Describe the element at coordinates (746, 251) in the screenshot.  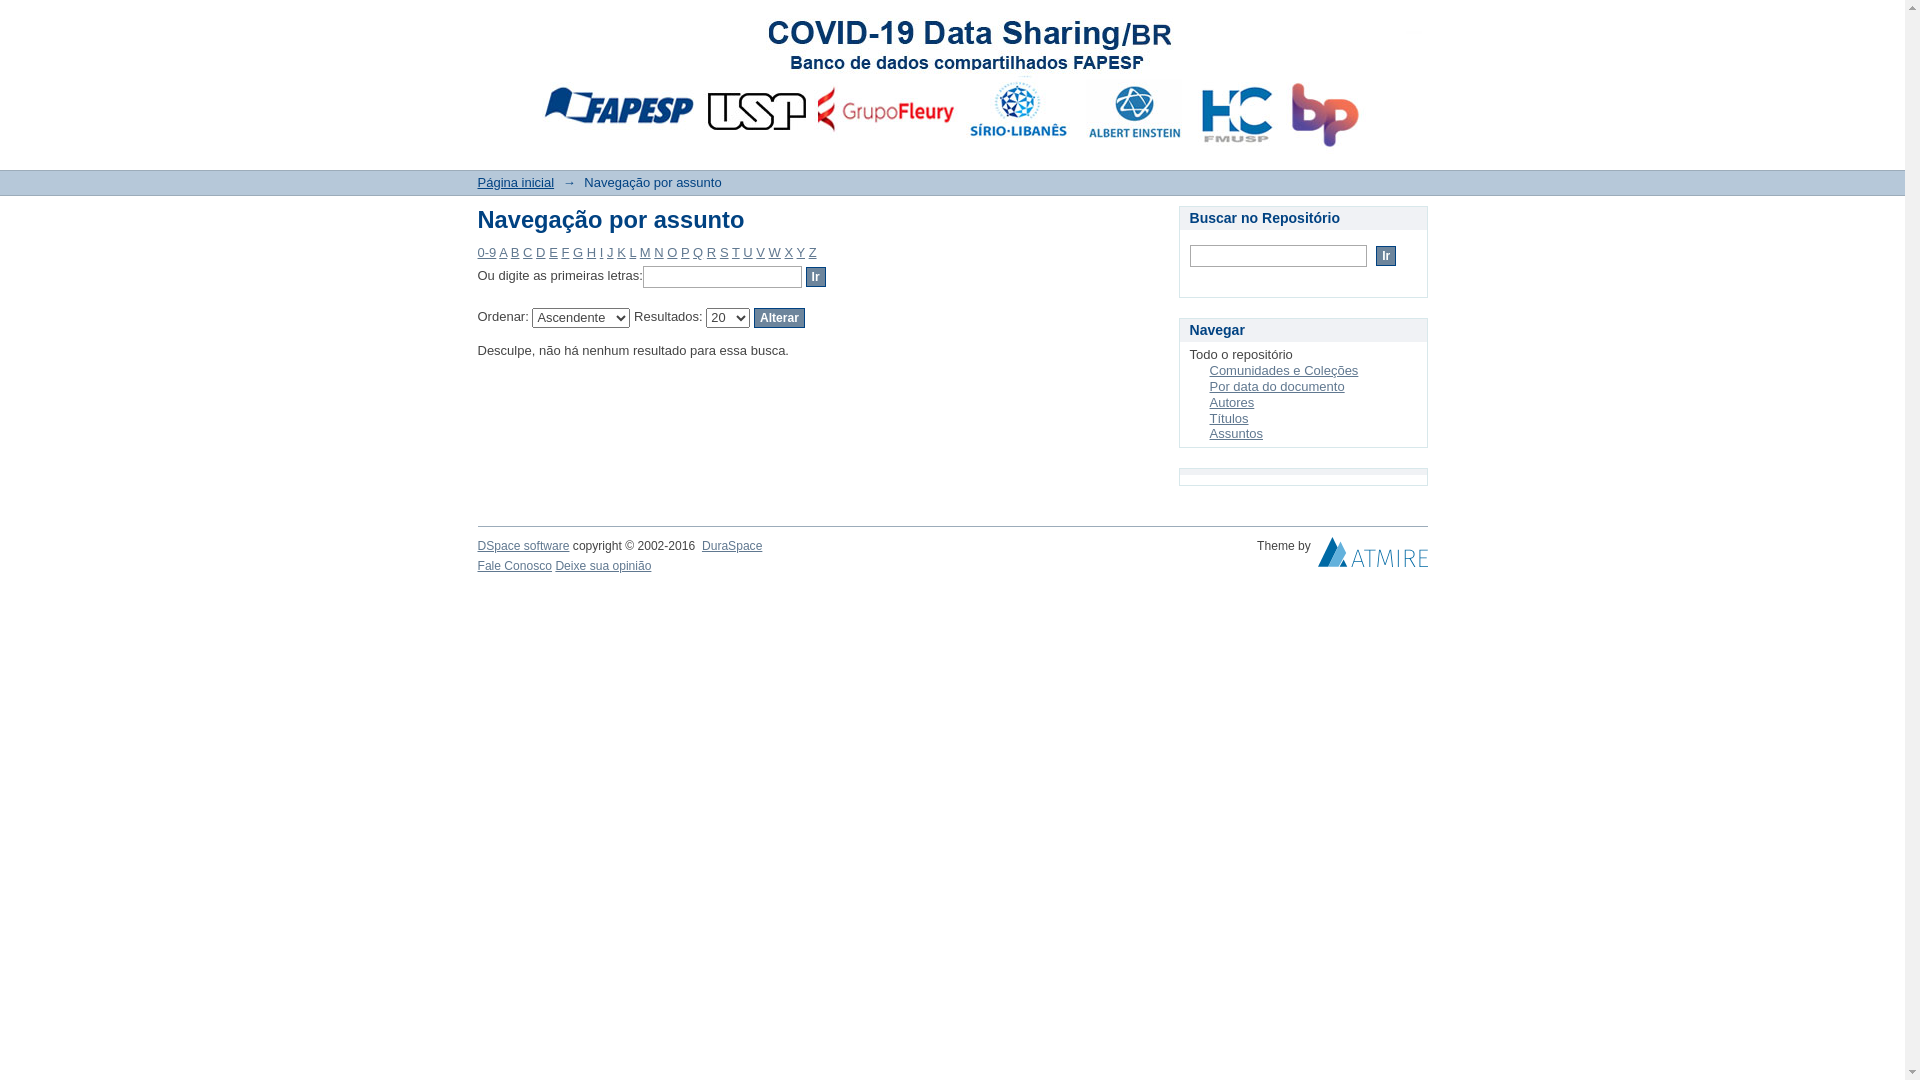
I see `'U'` at that location.